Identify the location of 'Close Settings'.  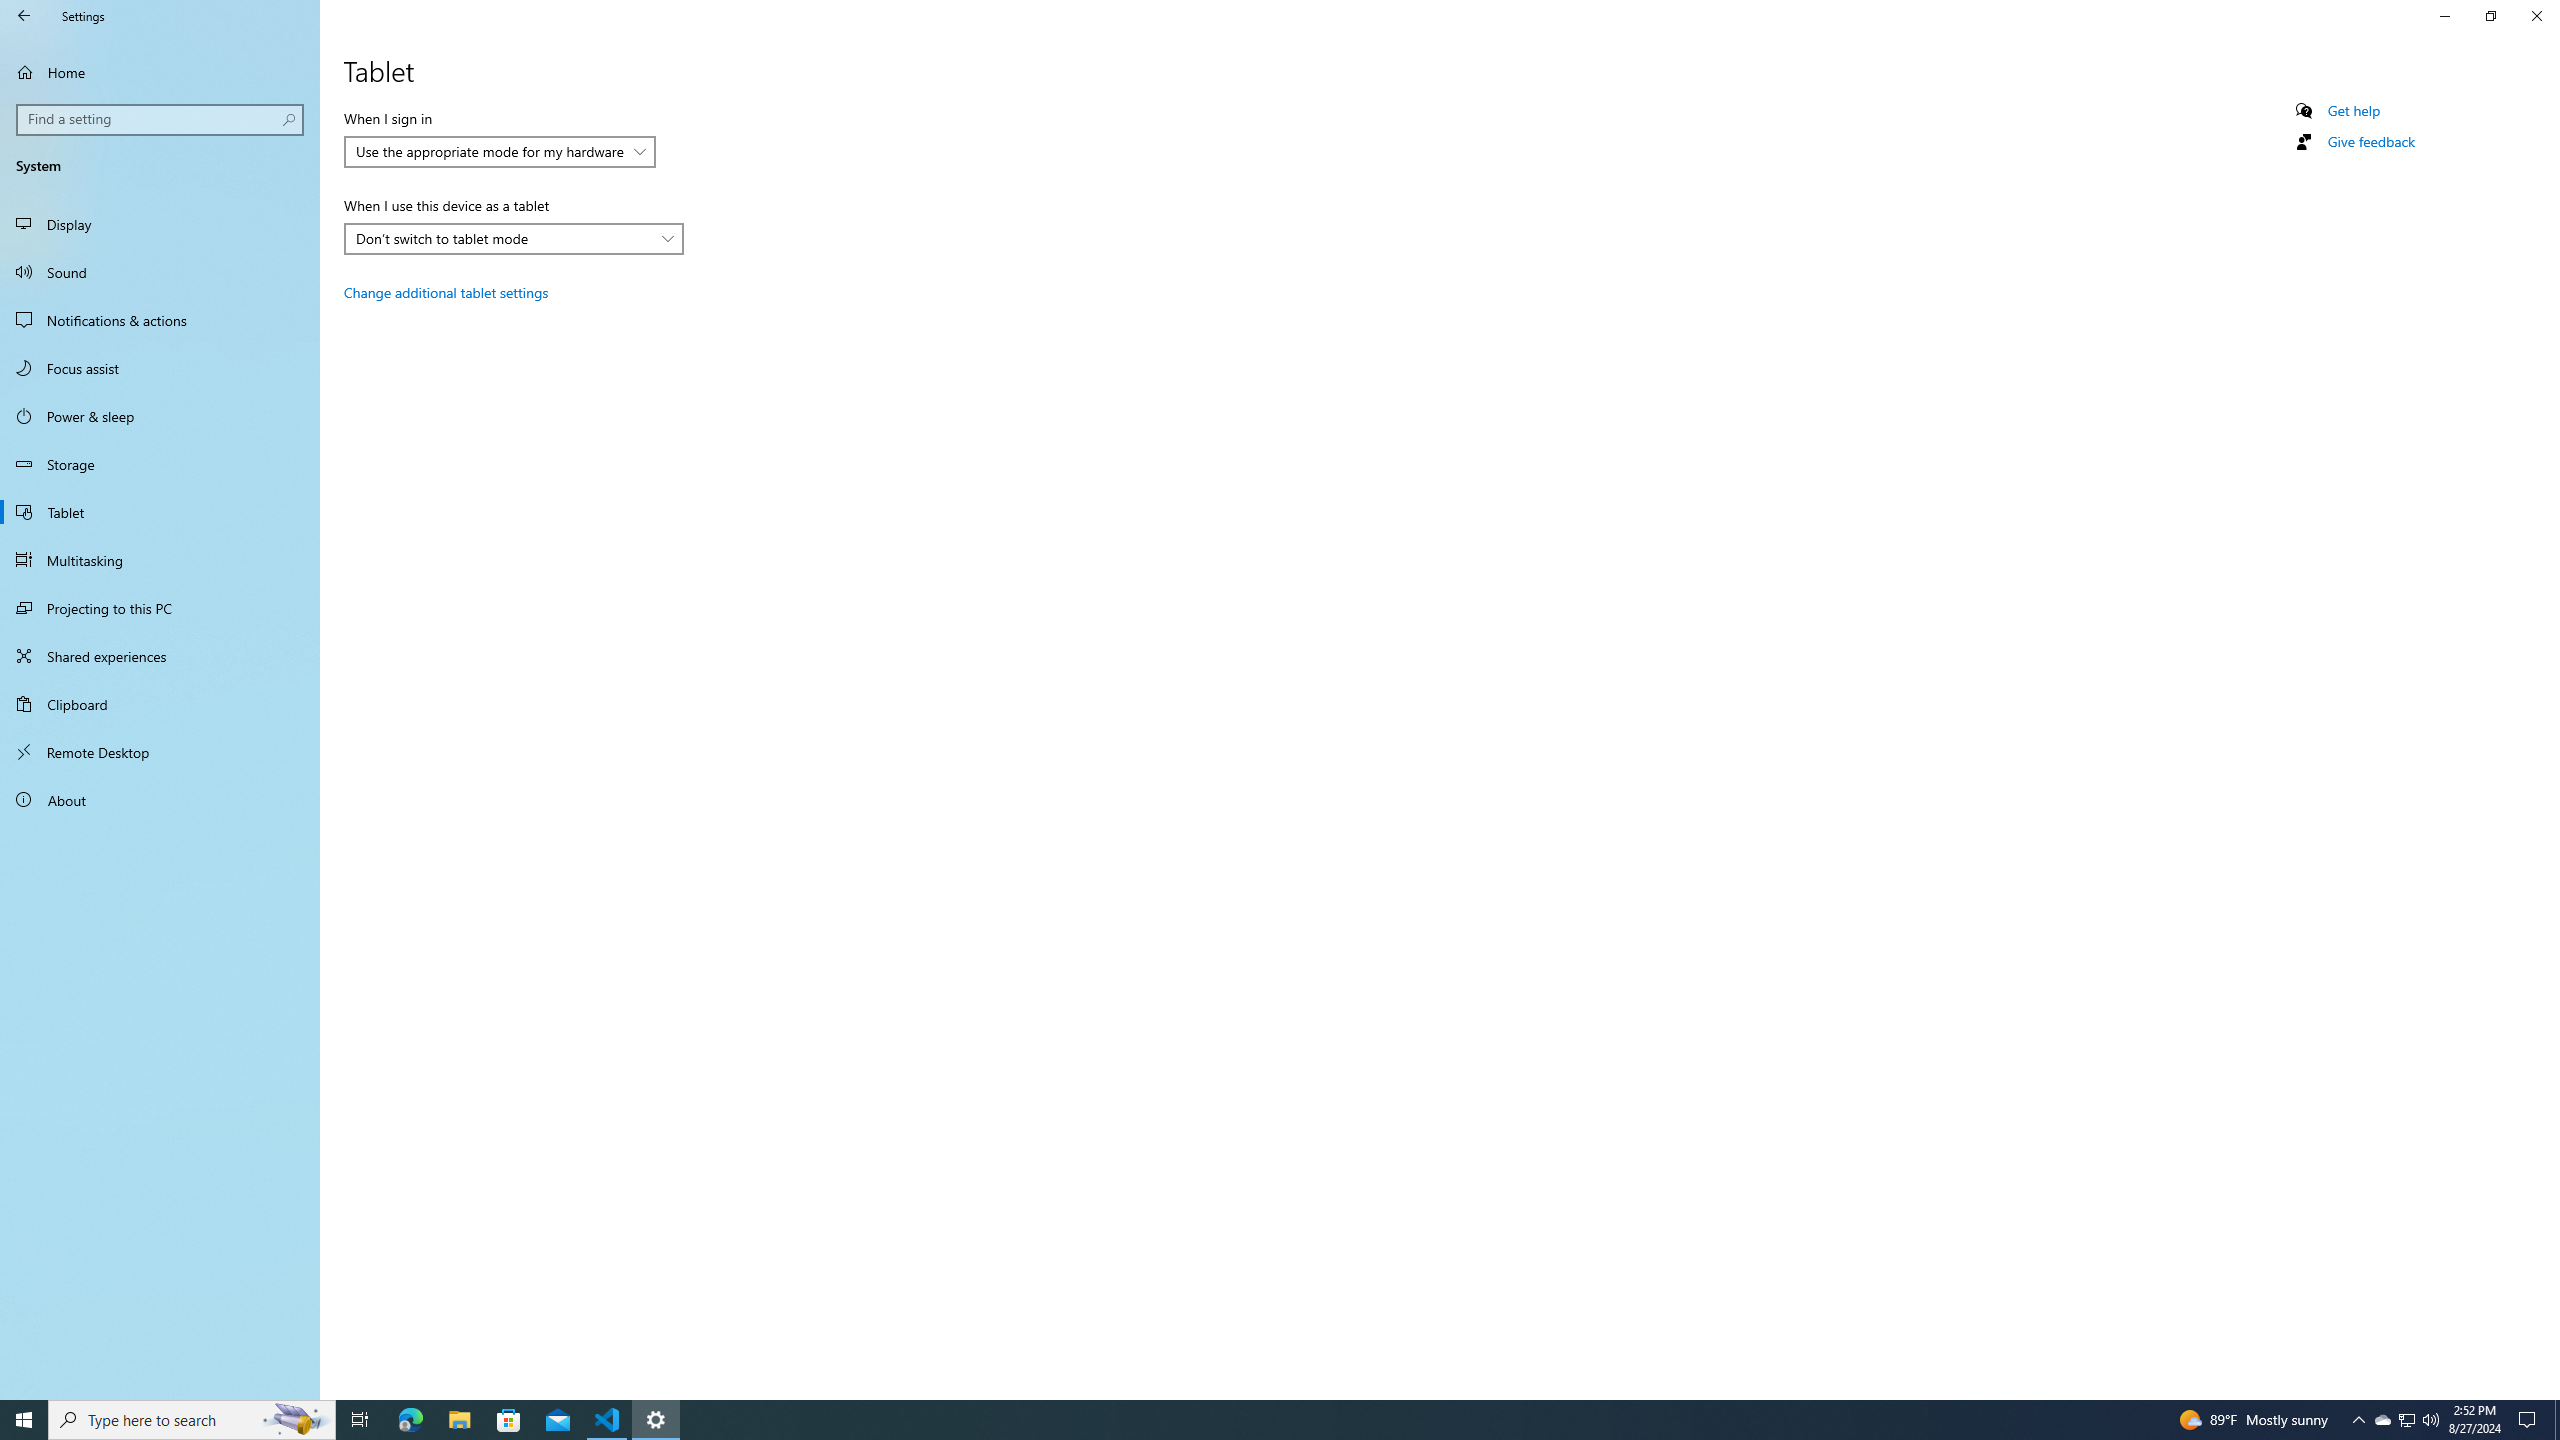
(2535, 15).